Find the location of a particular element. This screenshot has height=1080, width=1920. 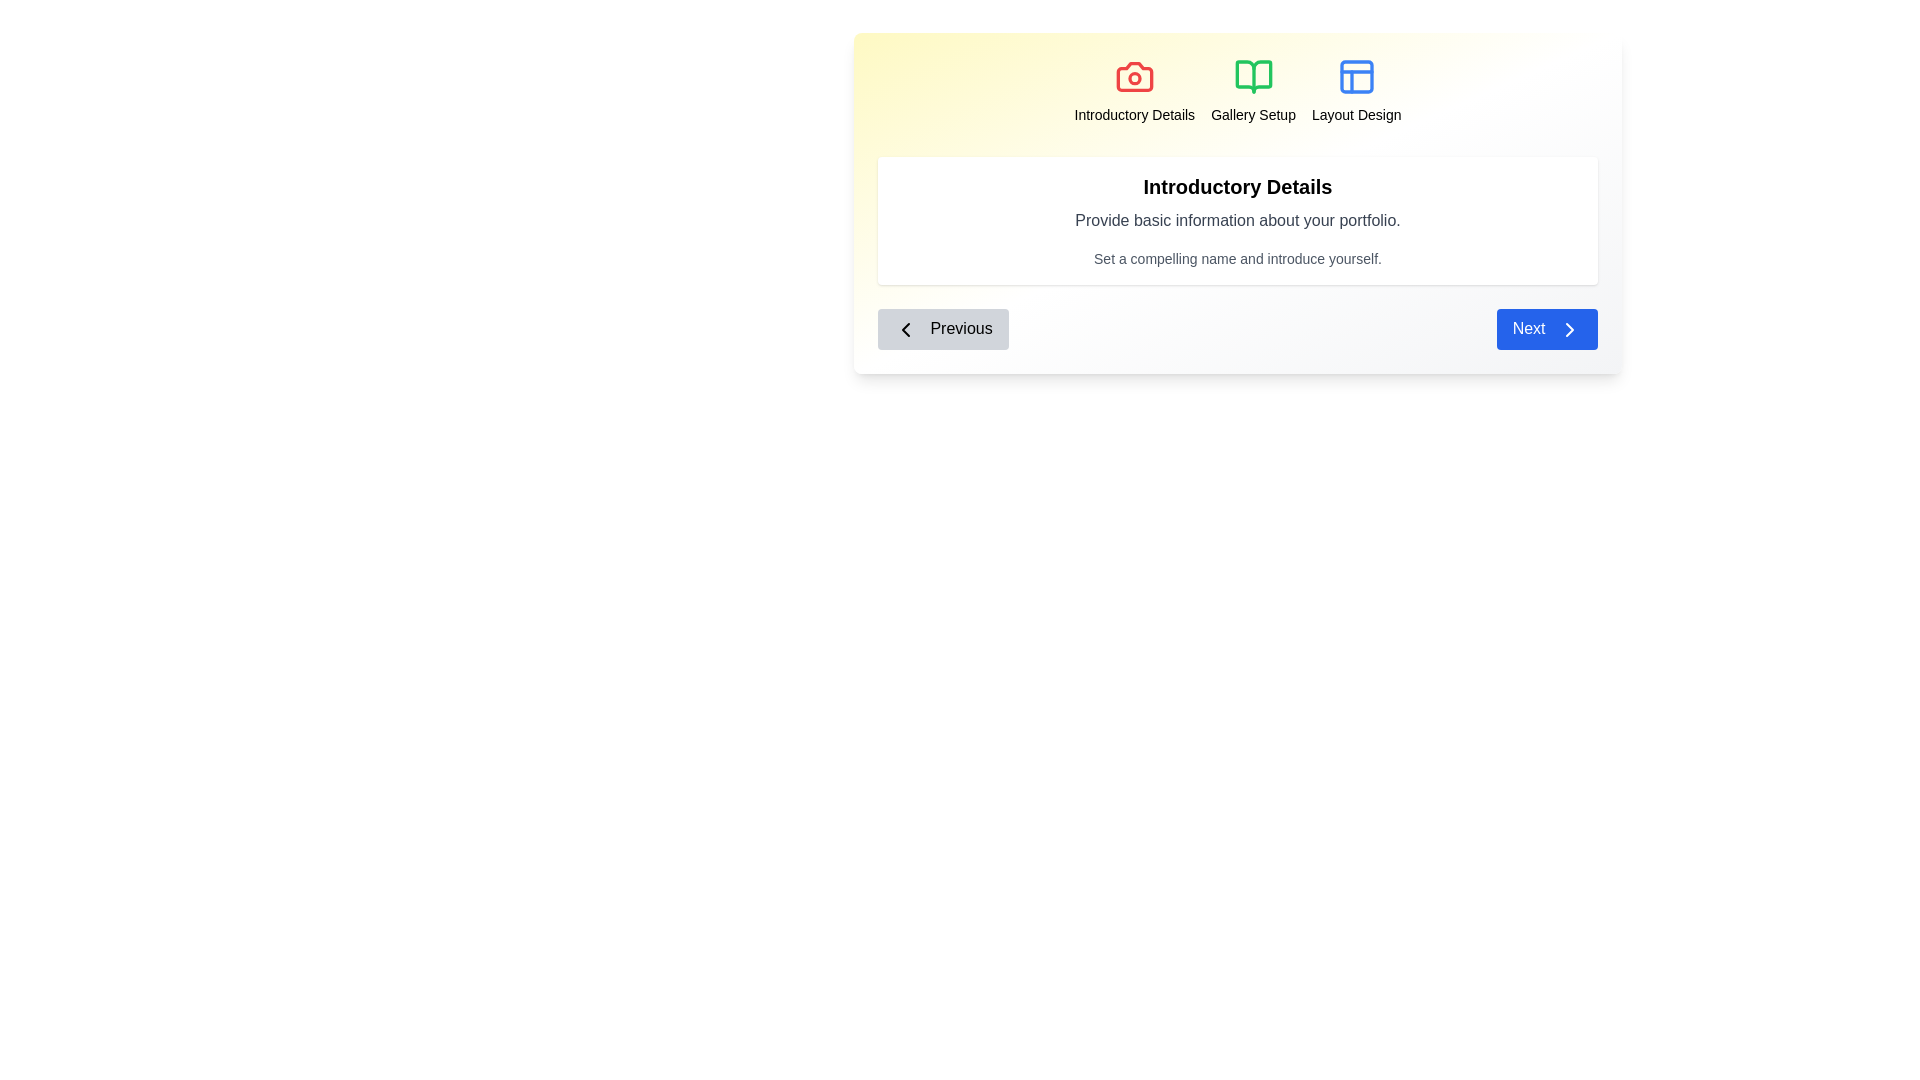

the green open book icon located in the Gallery Setup section, positioned between 'Introductory Details' and 'Layout Design' is located at coordinates (1252, 76).